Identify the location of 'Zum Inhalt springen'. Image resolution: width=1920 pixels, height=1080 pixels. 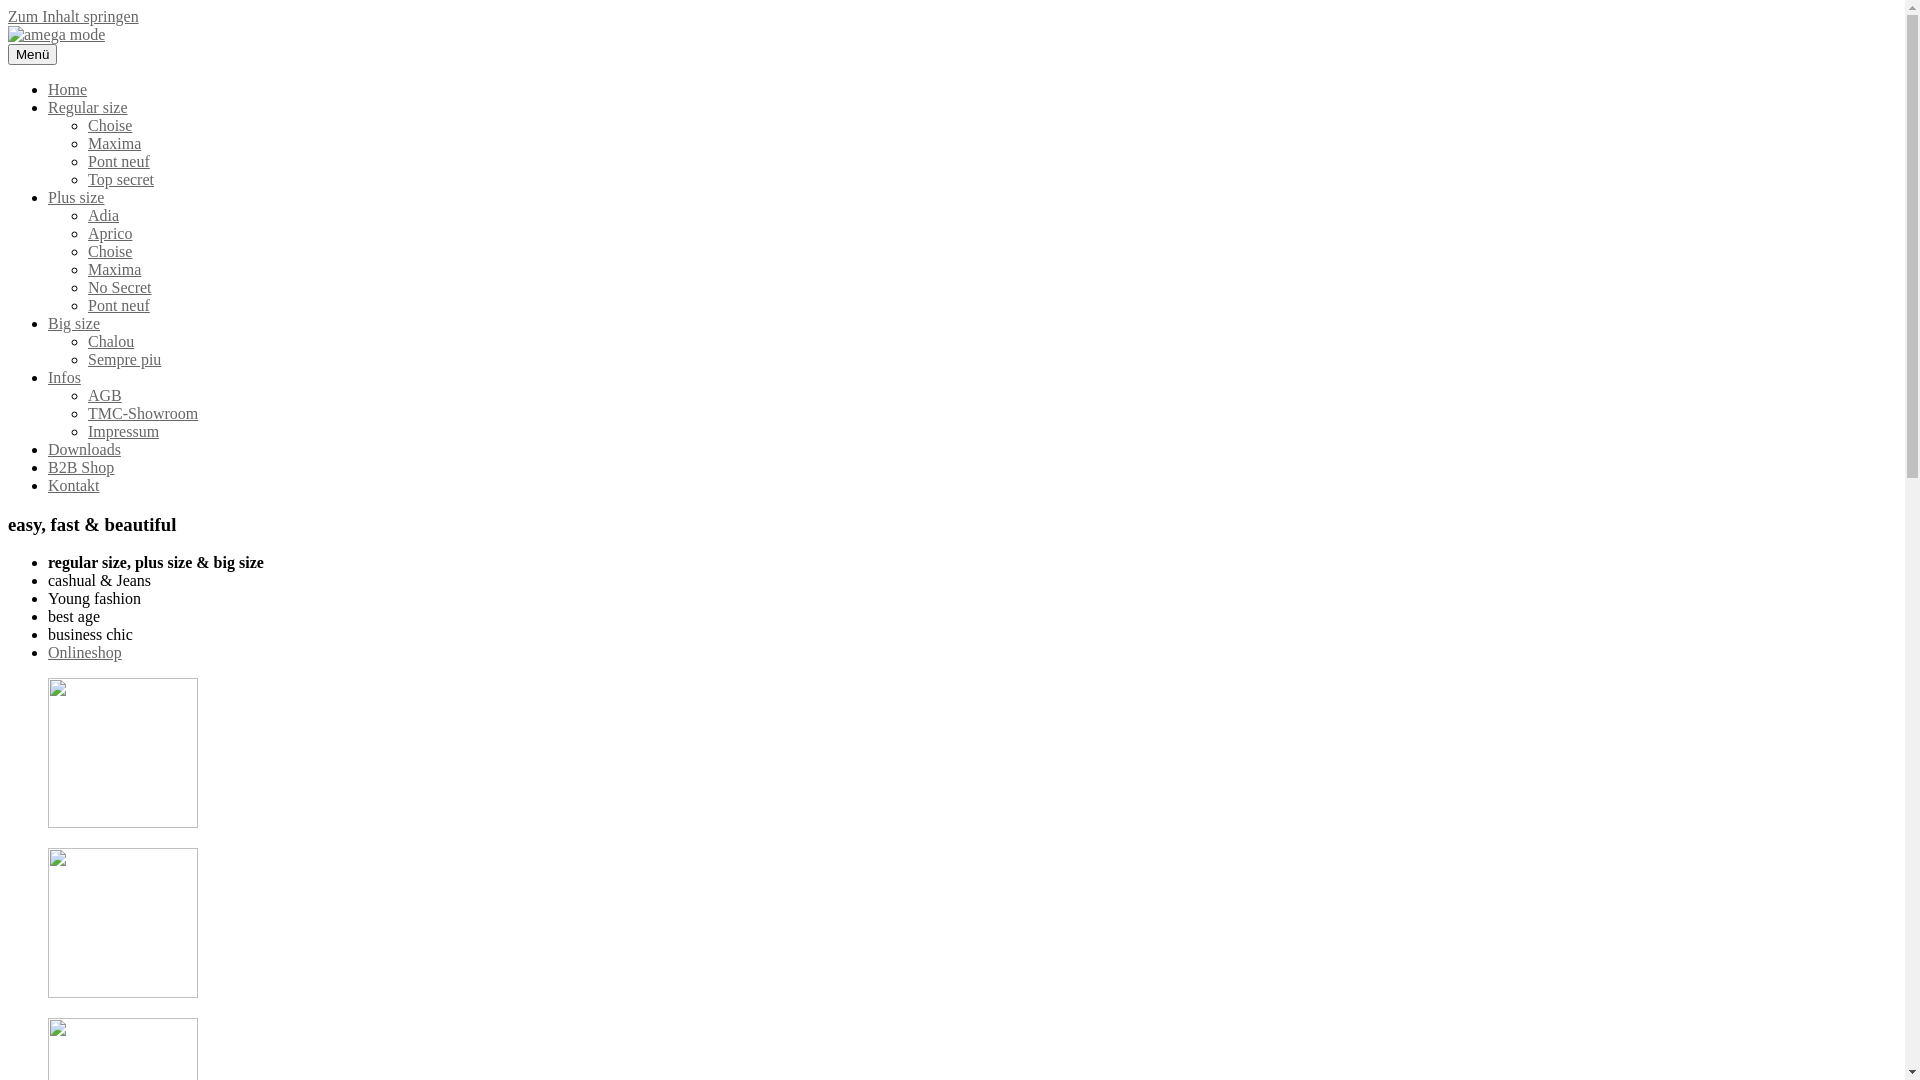
(73, 16).